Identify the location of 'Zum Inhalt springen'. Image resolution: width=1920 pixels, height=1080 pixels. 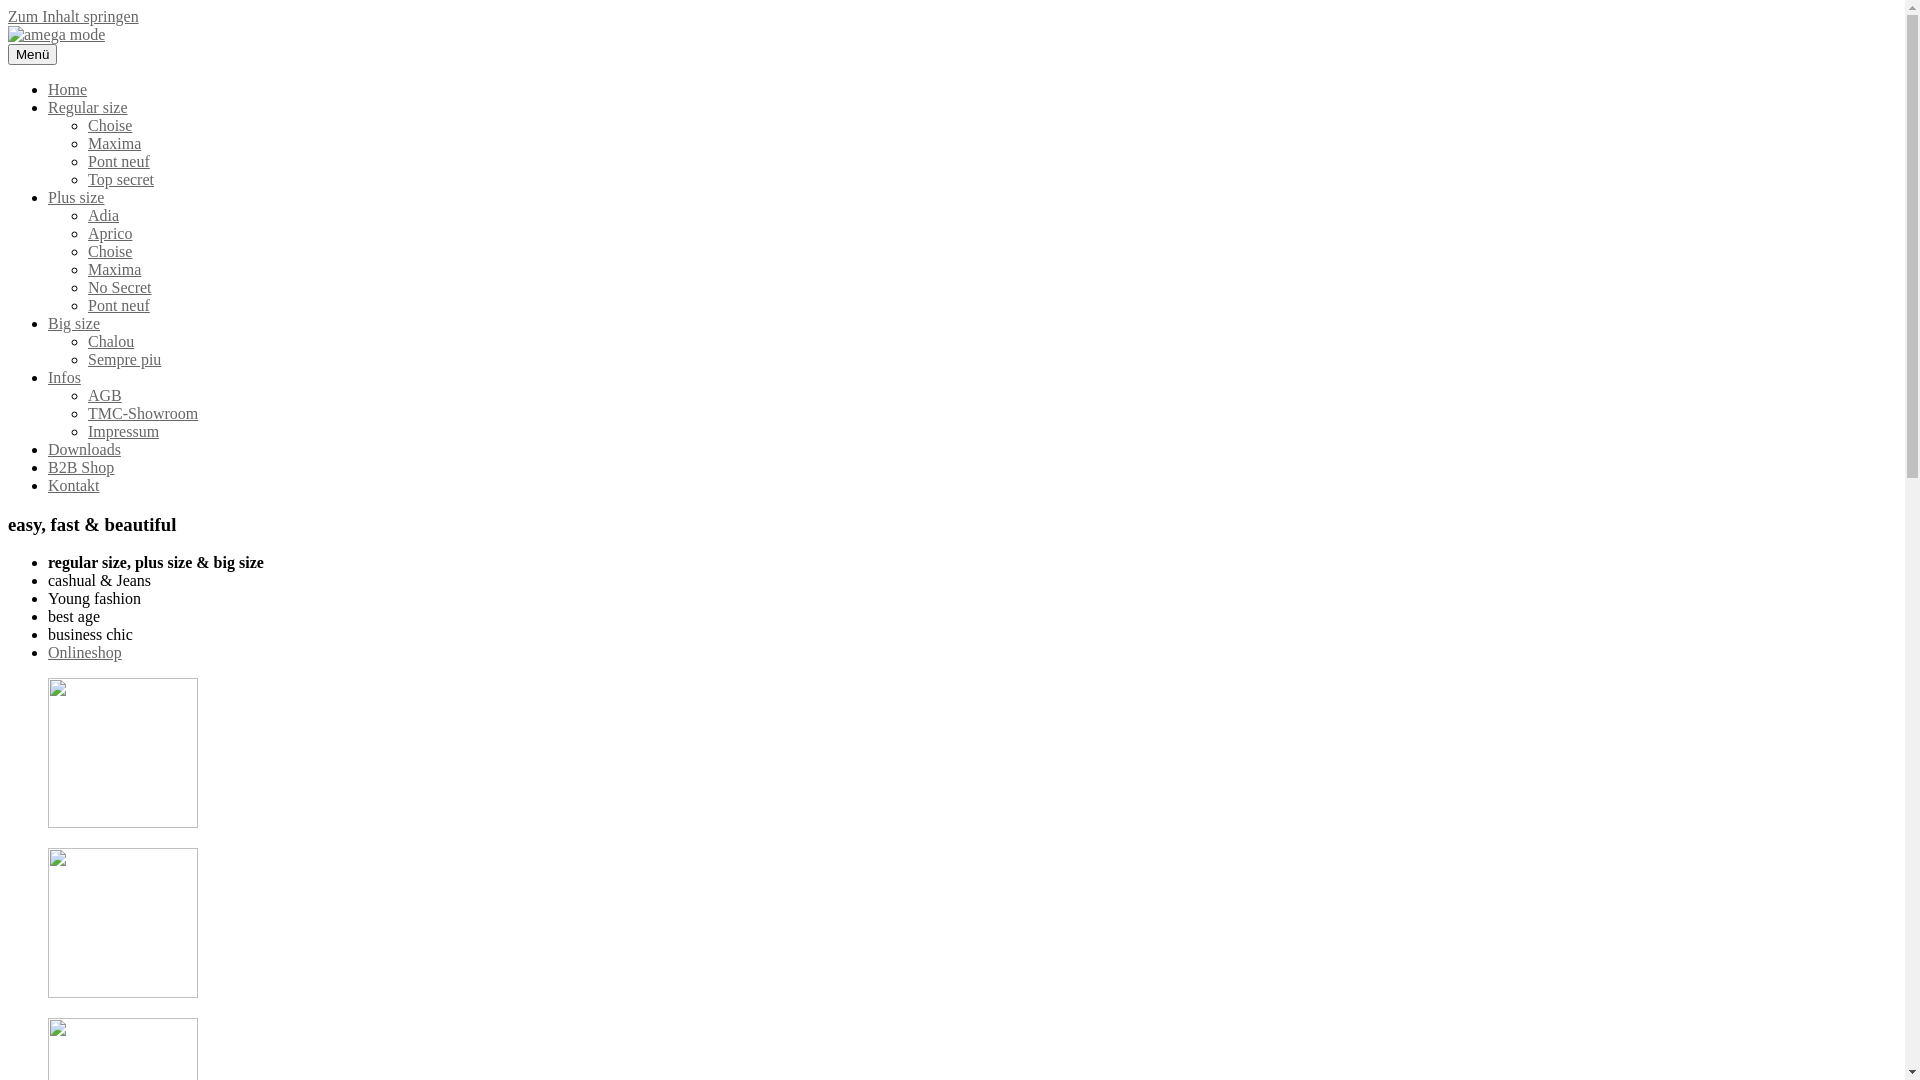
(73, 16).